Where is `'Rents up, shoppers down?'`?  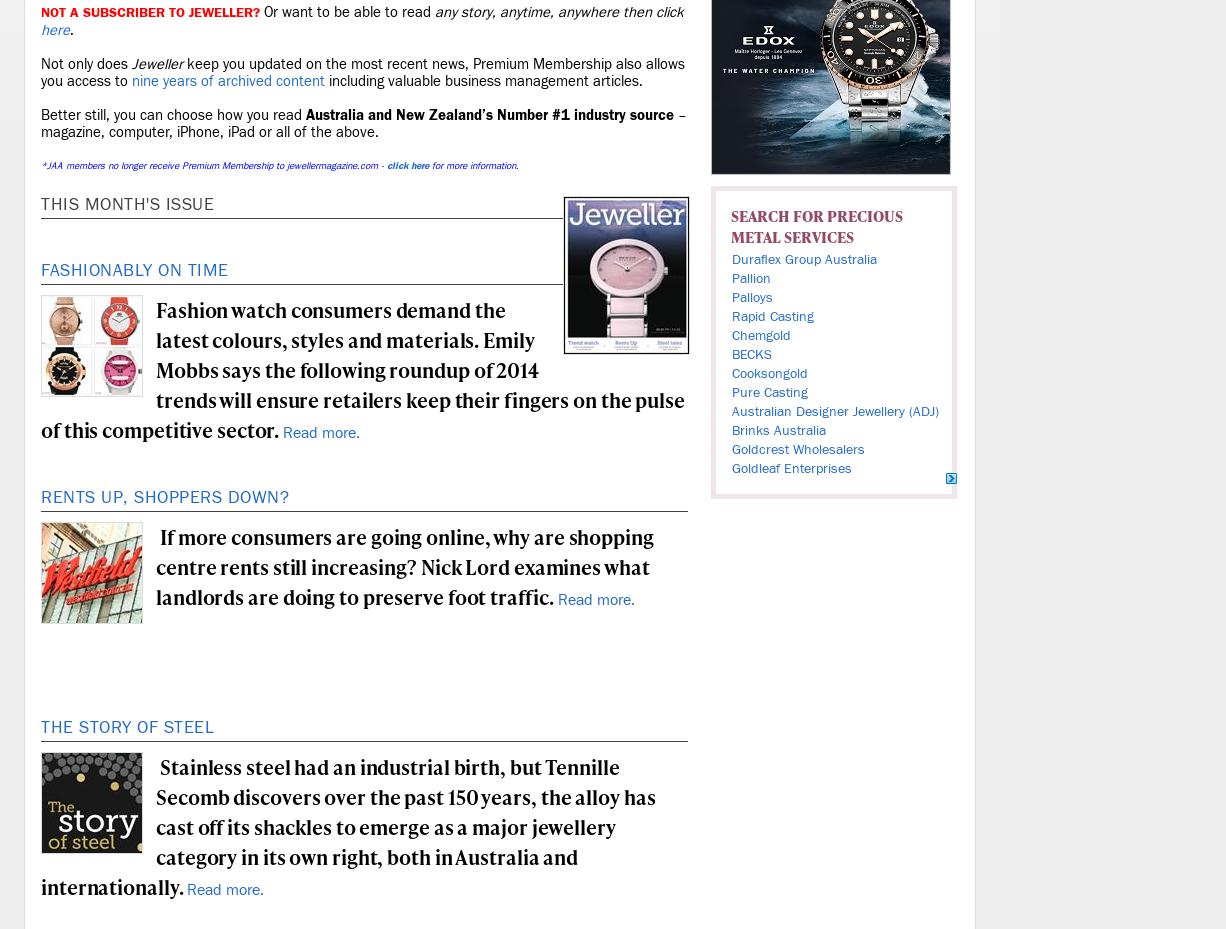 'Rents up, shoppers down?' is located at coordinates (164, 496).